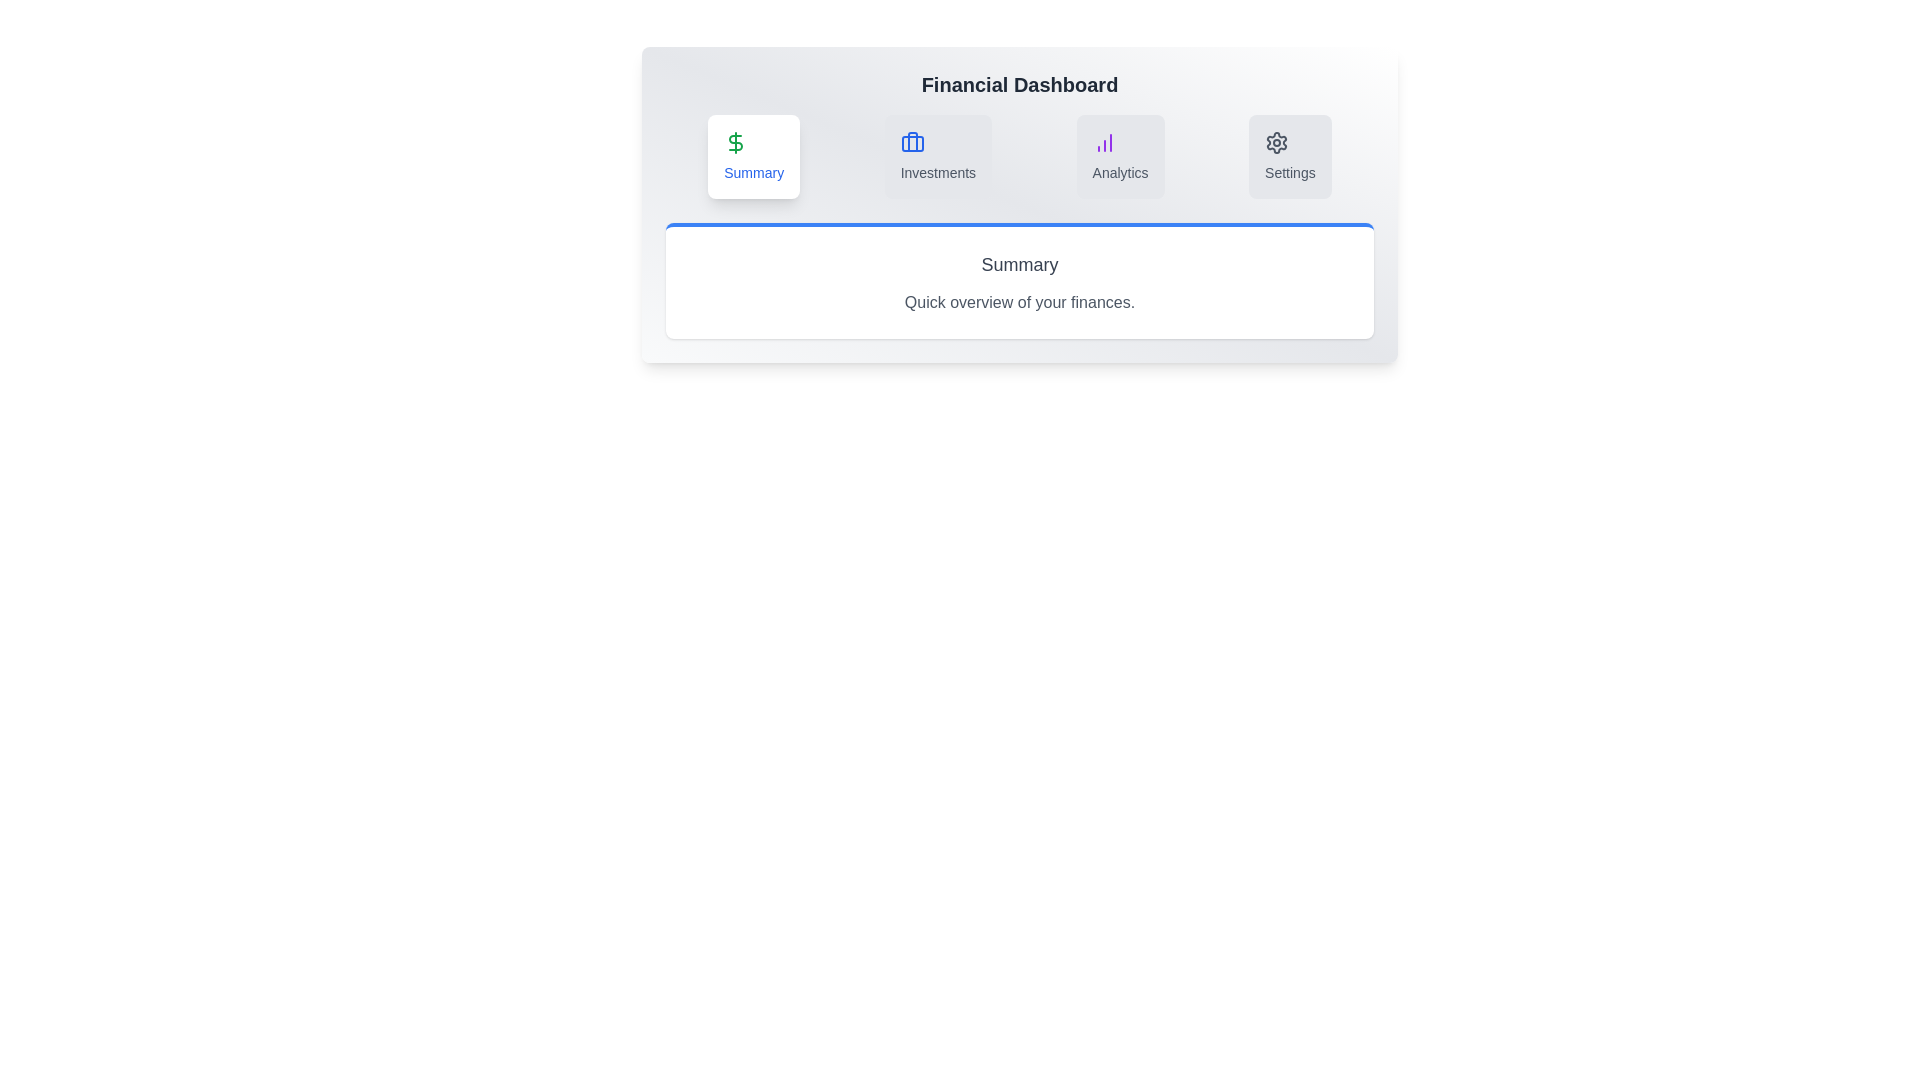 Image resolution: width=1920 pixels, height=1080 pixels. Describe the element at coordinates (753, 156) in the screenshot. I see `the tab with the label Summary` at that location.